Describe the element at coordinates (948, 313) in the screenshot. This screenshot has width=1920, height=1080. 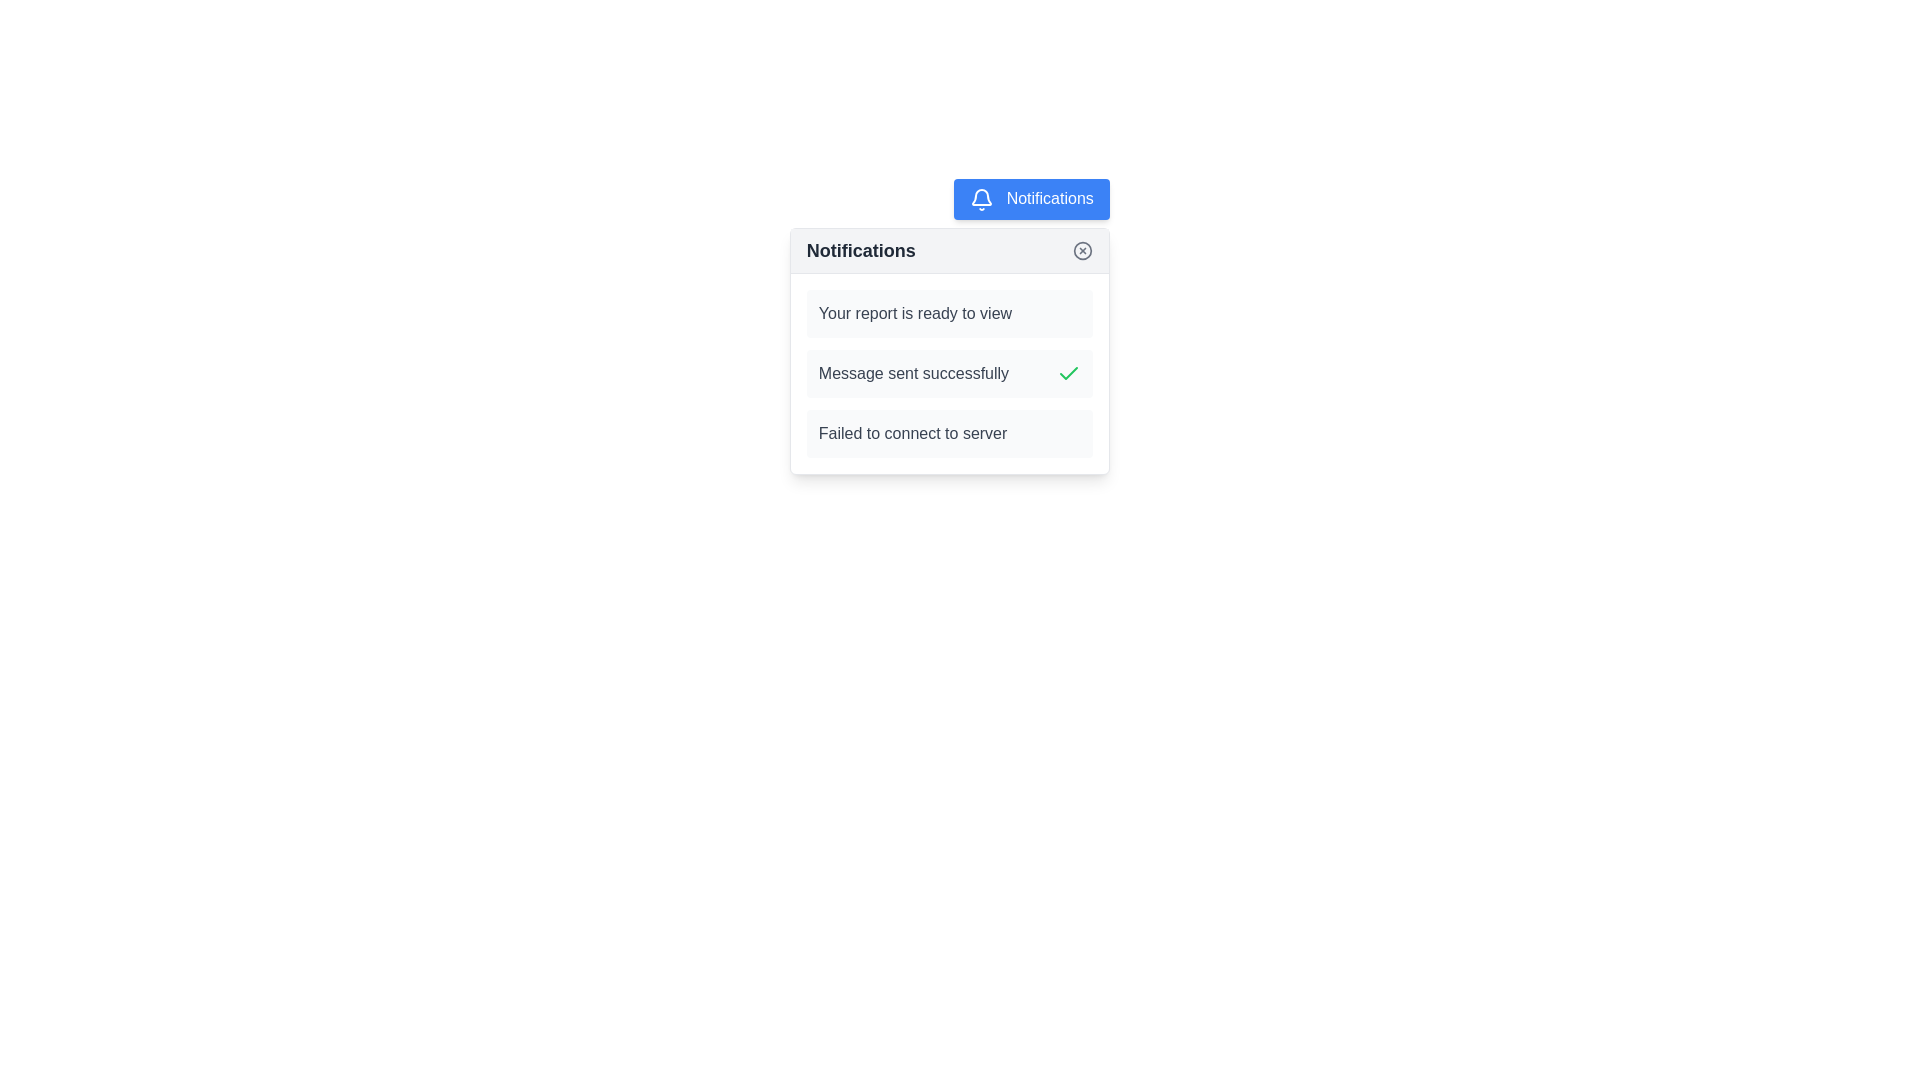
I see `the Notification banner located beneath the 'Notifications' header to read the notification text` at that location.